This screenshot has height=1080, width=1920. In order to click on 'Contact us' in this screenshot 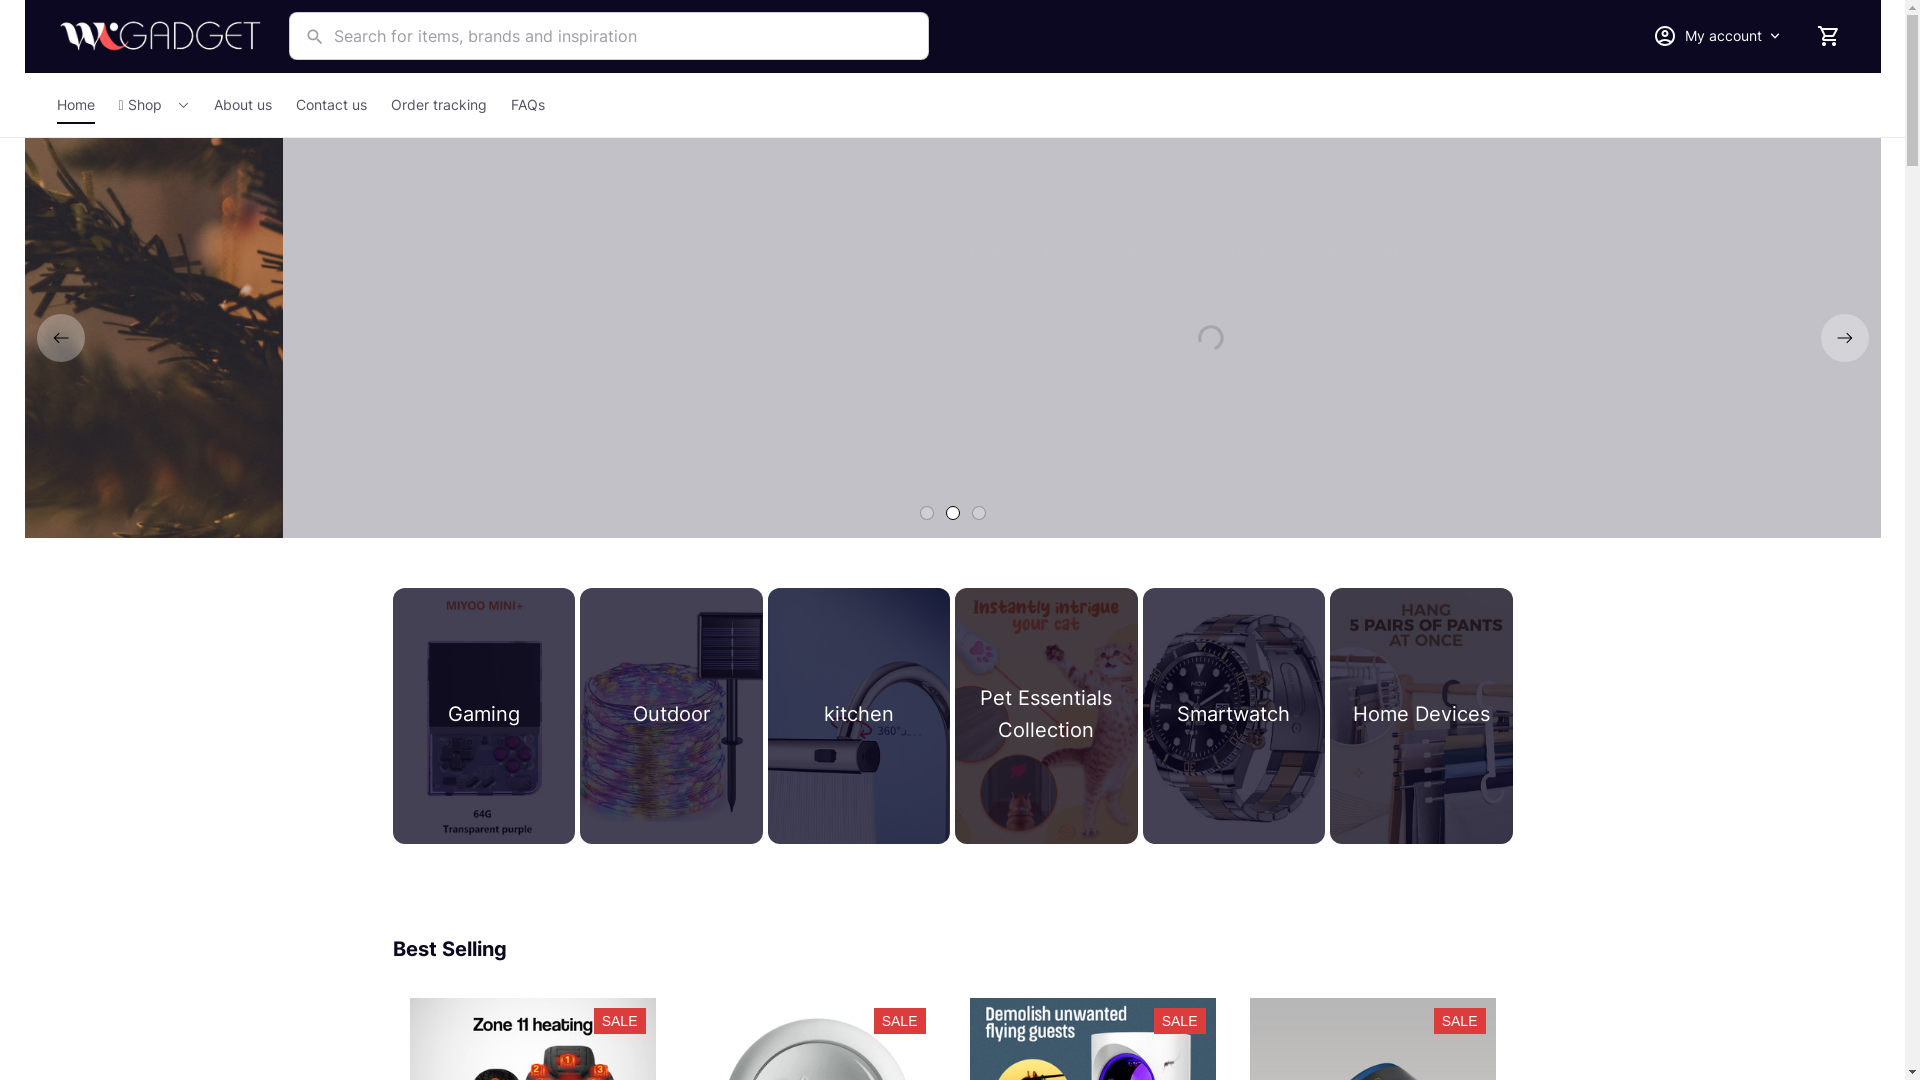, I will do `click(282, 104)`.